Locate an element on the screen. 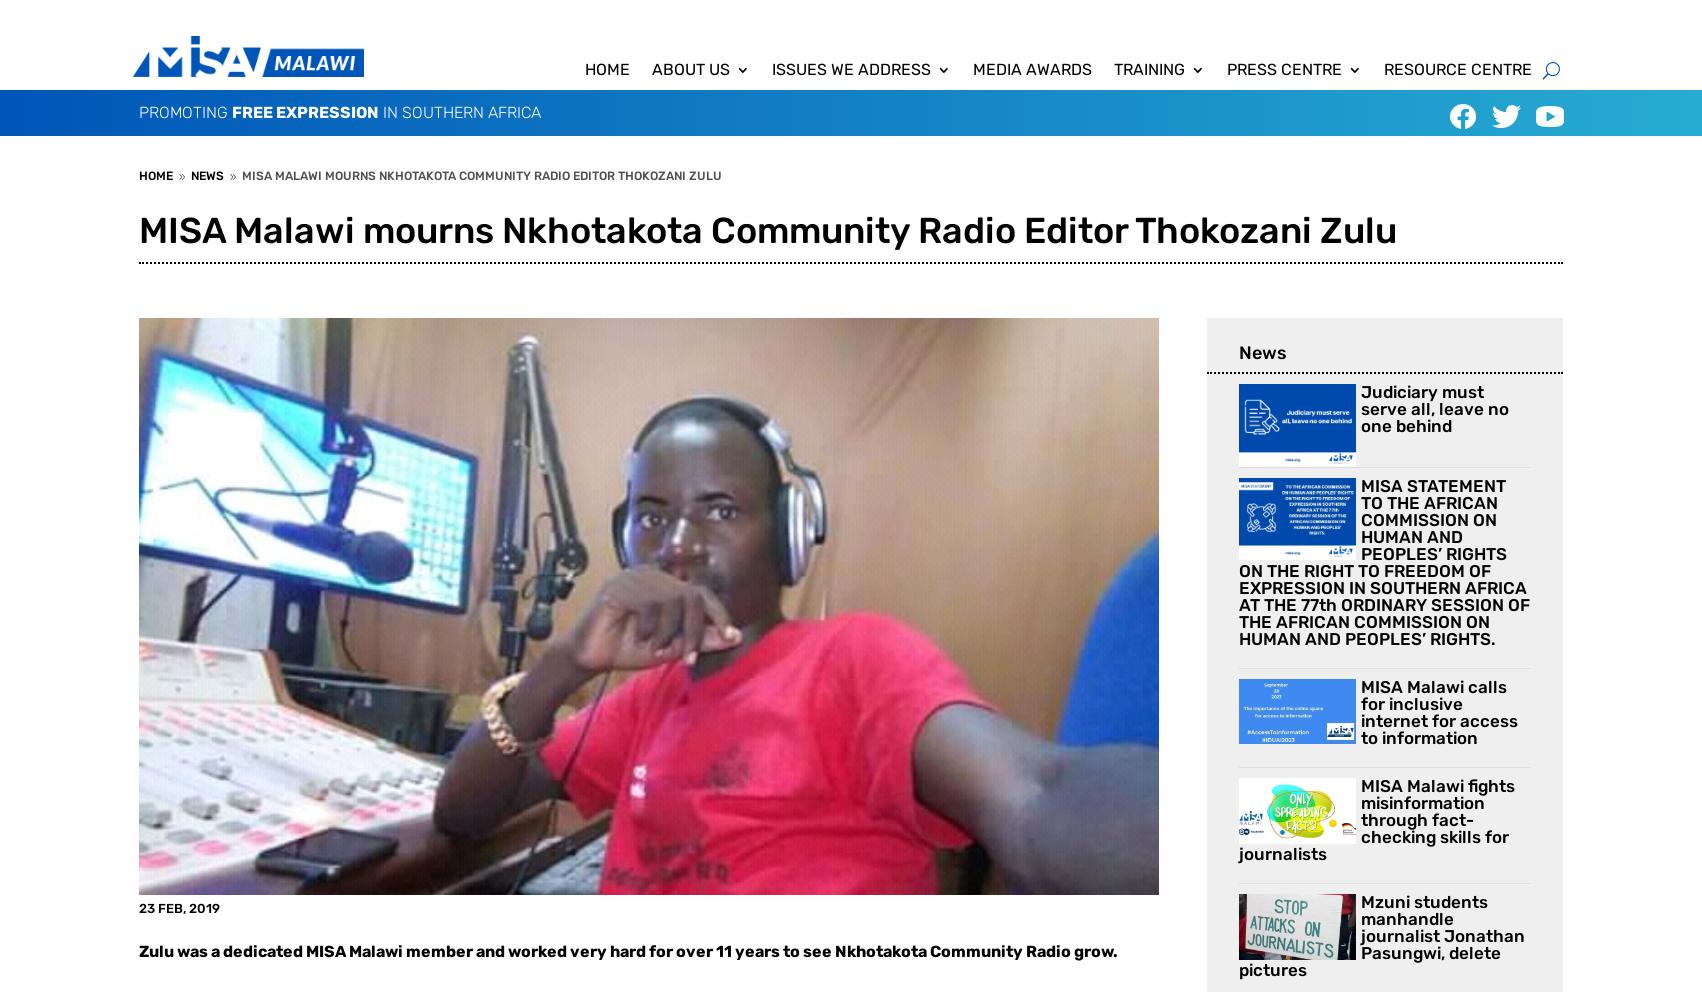  'MISA Malawi membership' is located at coordinates (756, 190).